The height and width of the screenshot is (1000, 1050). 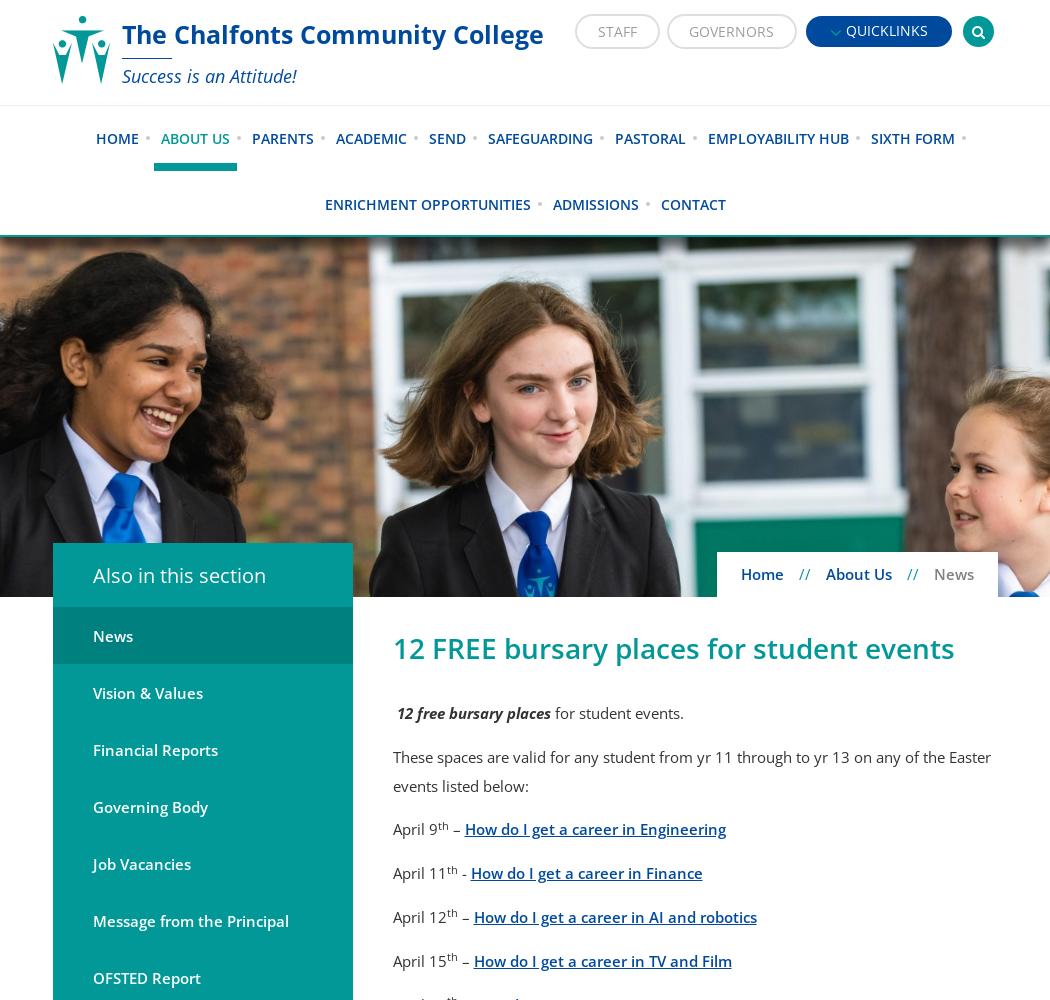 I want to click on 'Academic', so click(x=369, y=137).